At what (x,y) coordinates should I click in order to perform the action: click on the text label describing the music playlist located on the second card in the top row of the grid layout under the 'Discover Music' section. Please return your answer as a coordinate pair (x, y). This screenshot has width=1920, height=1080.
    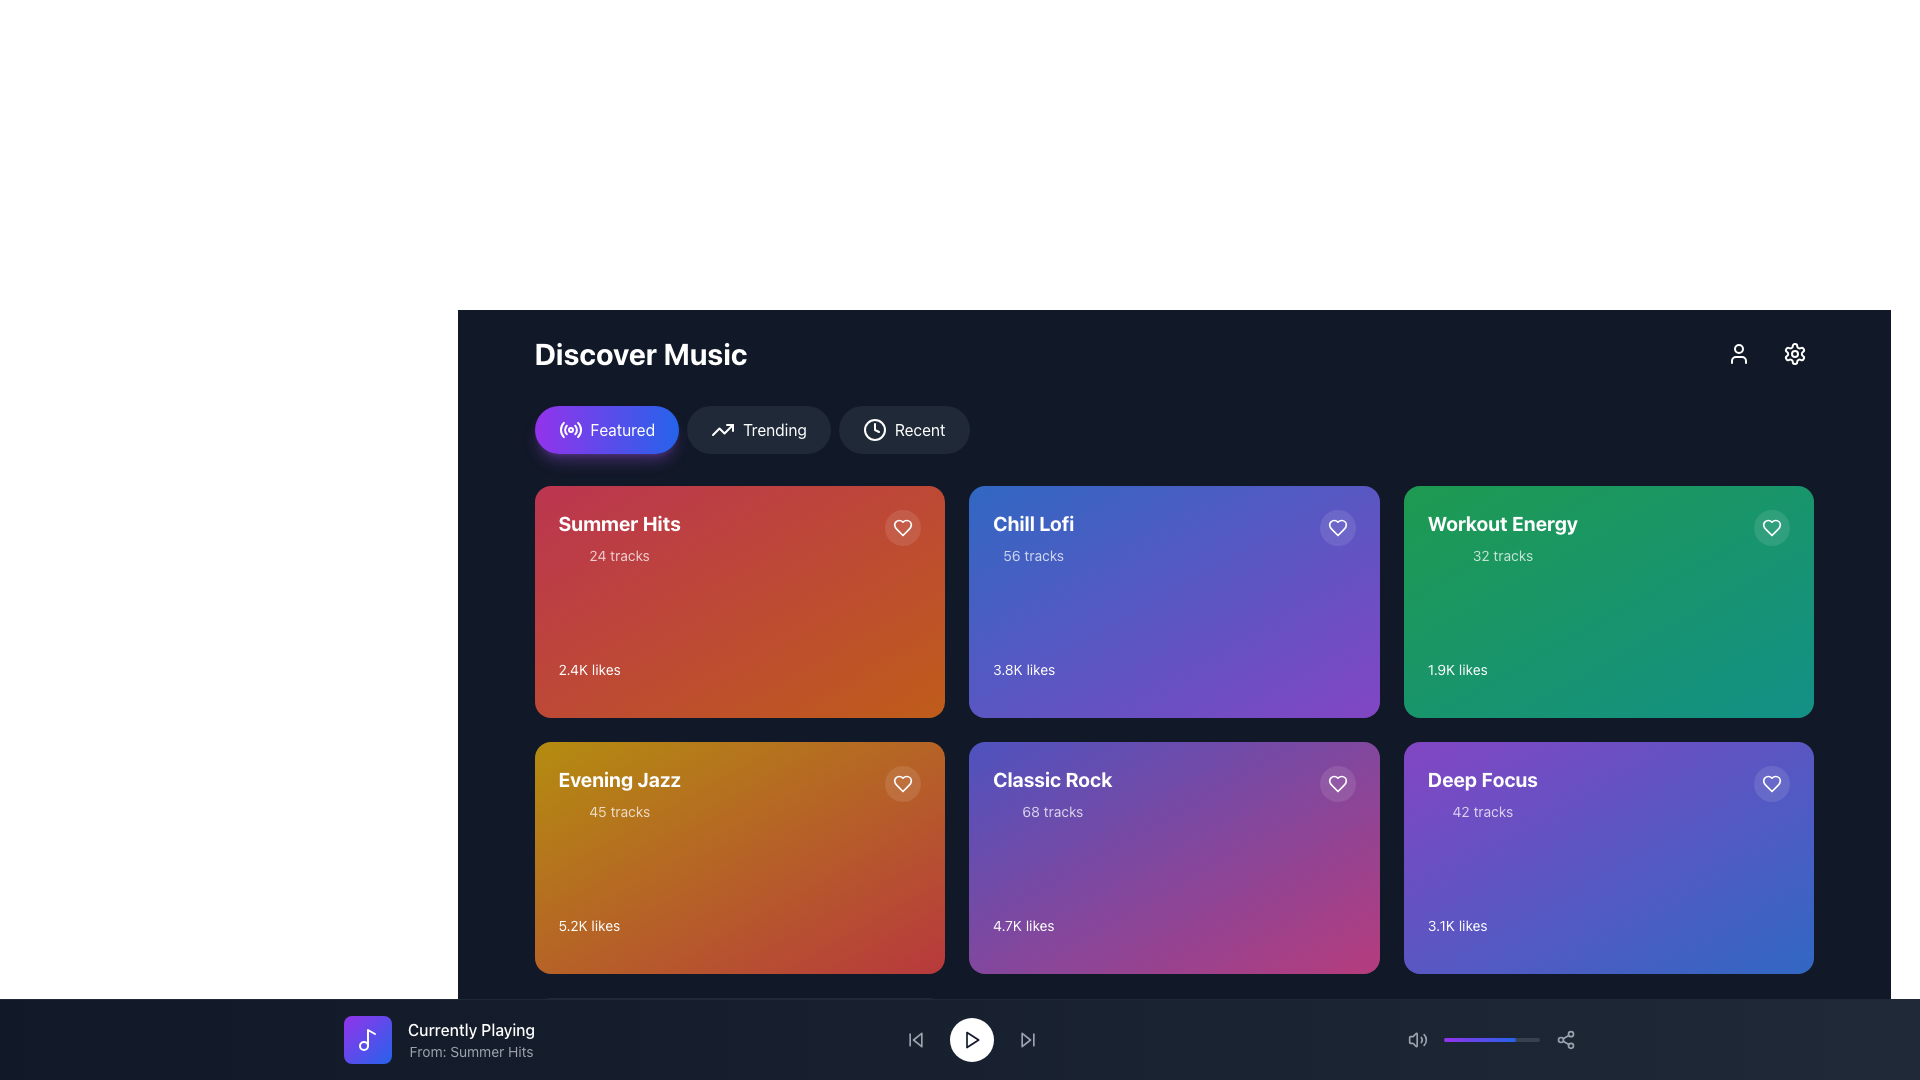
    Looking at the image, I should click on (1033, 536).